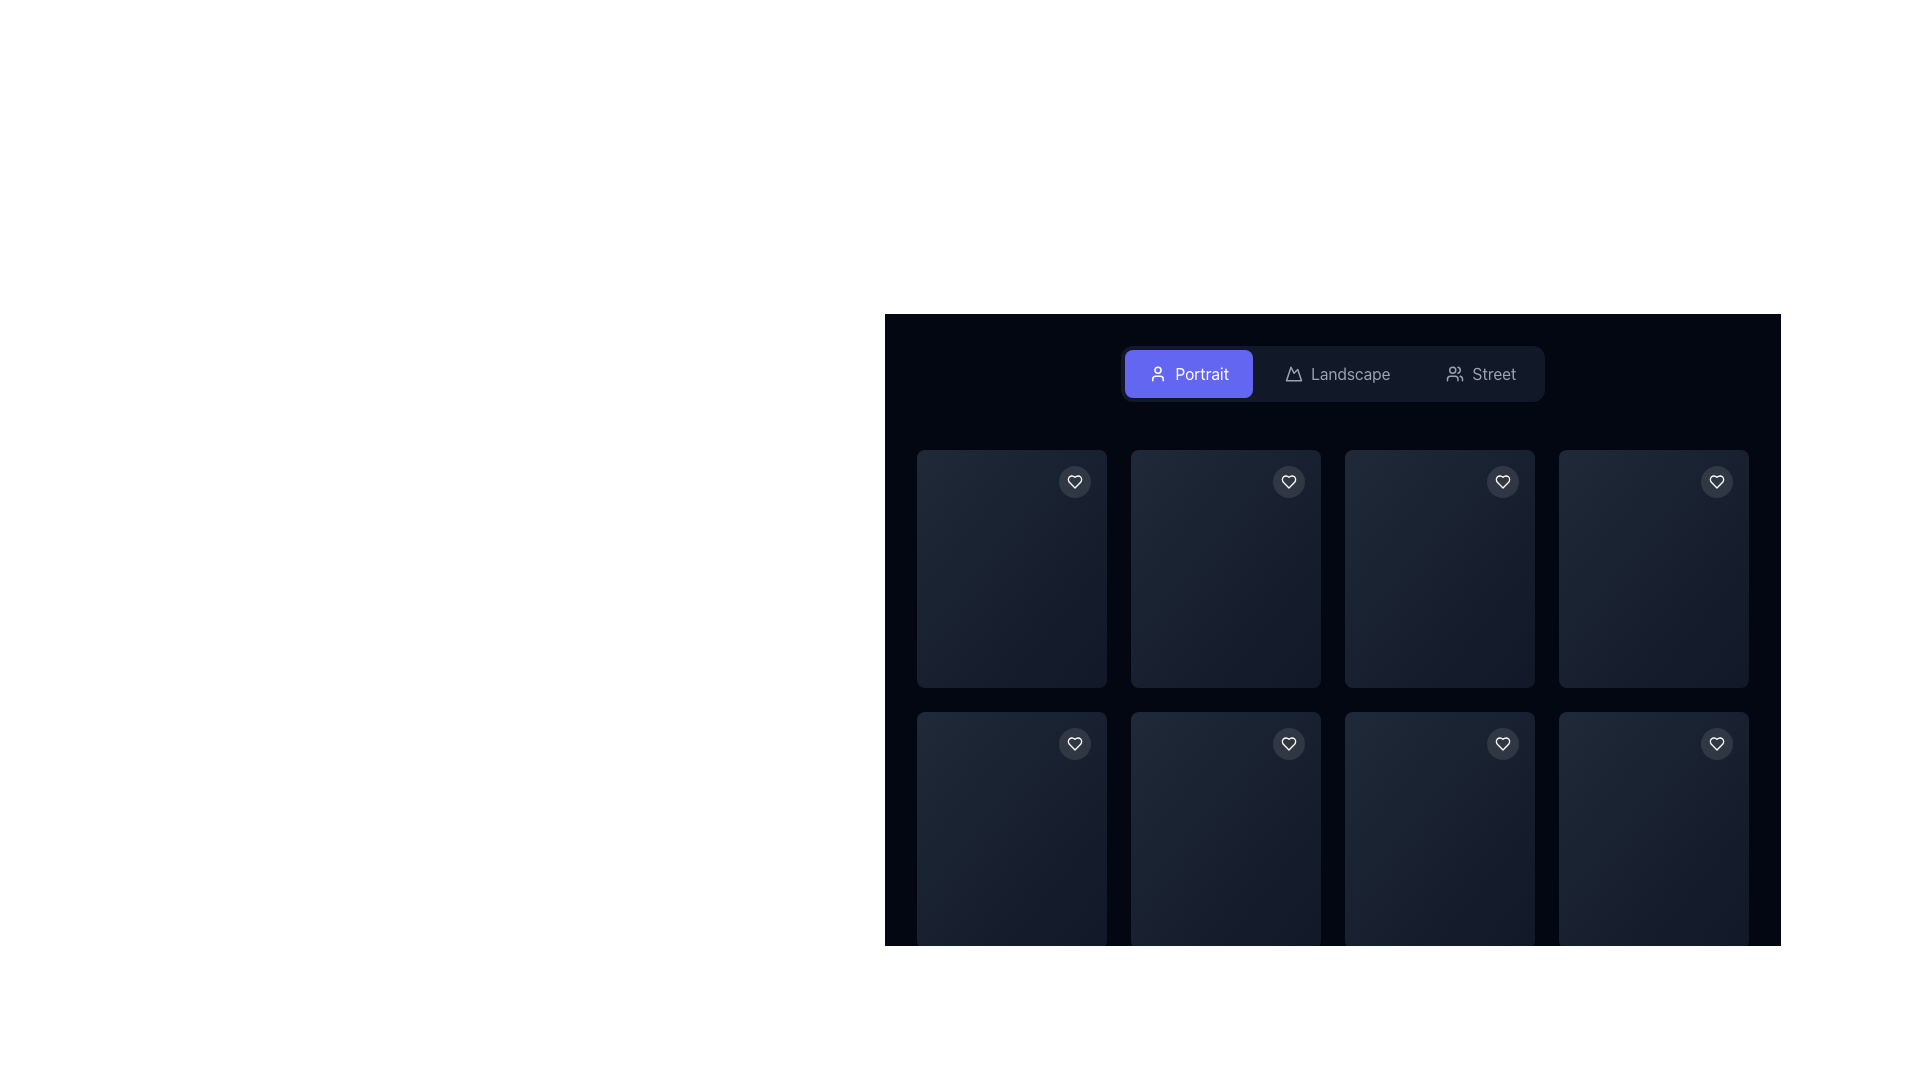 Image resolution: width=1920 pixels, height=1080 pixels. Describe the element at coordinates (1716, 743) in the screenshot. I see `the last heart-shaped favorite button located at the bottom-right corner of the grid containing similar icons` at that location.